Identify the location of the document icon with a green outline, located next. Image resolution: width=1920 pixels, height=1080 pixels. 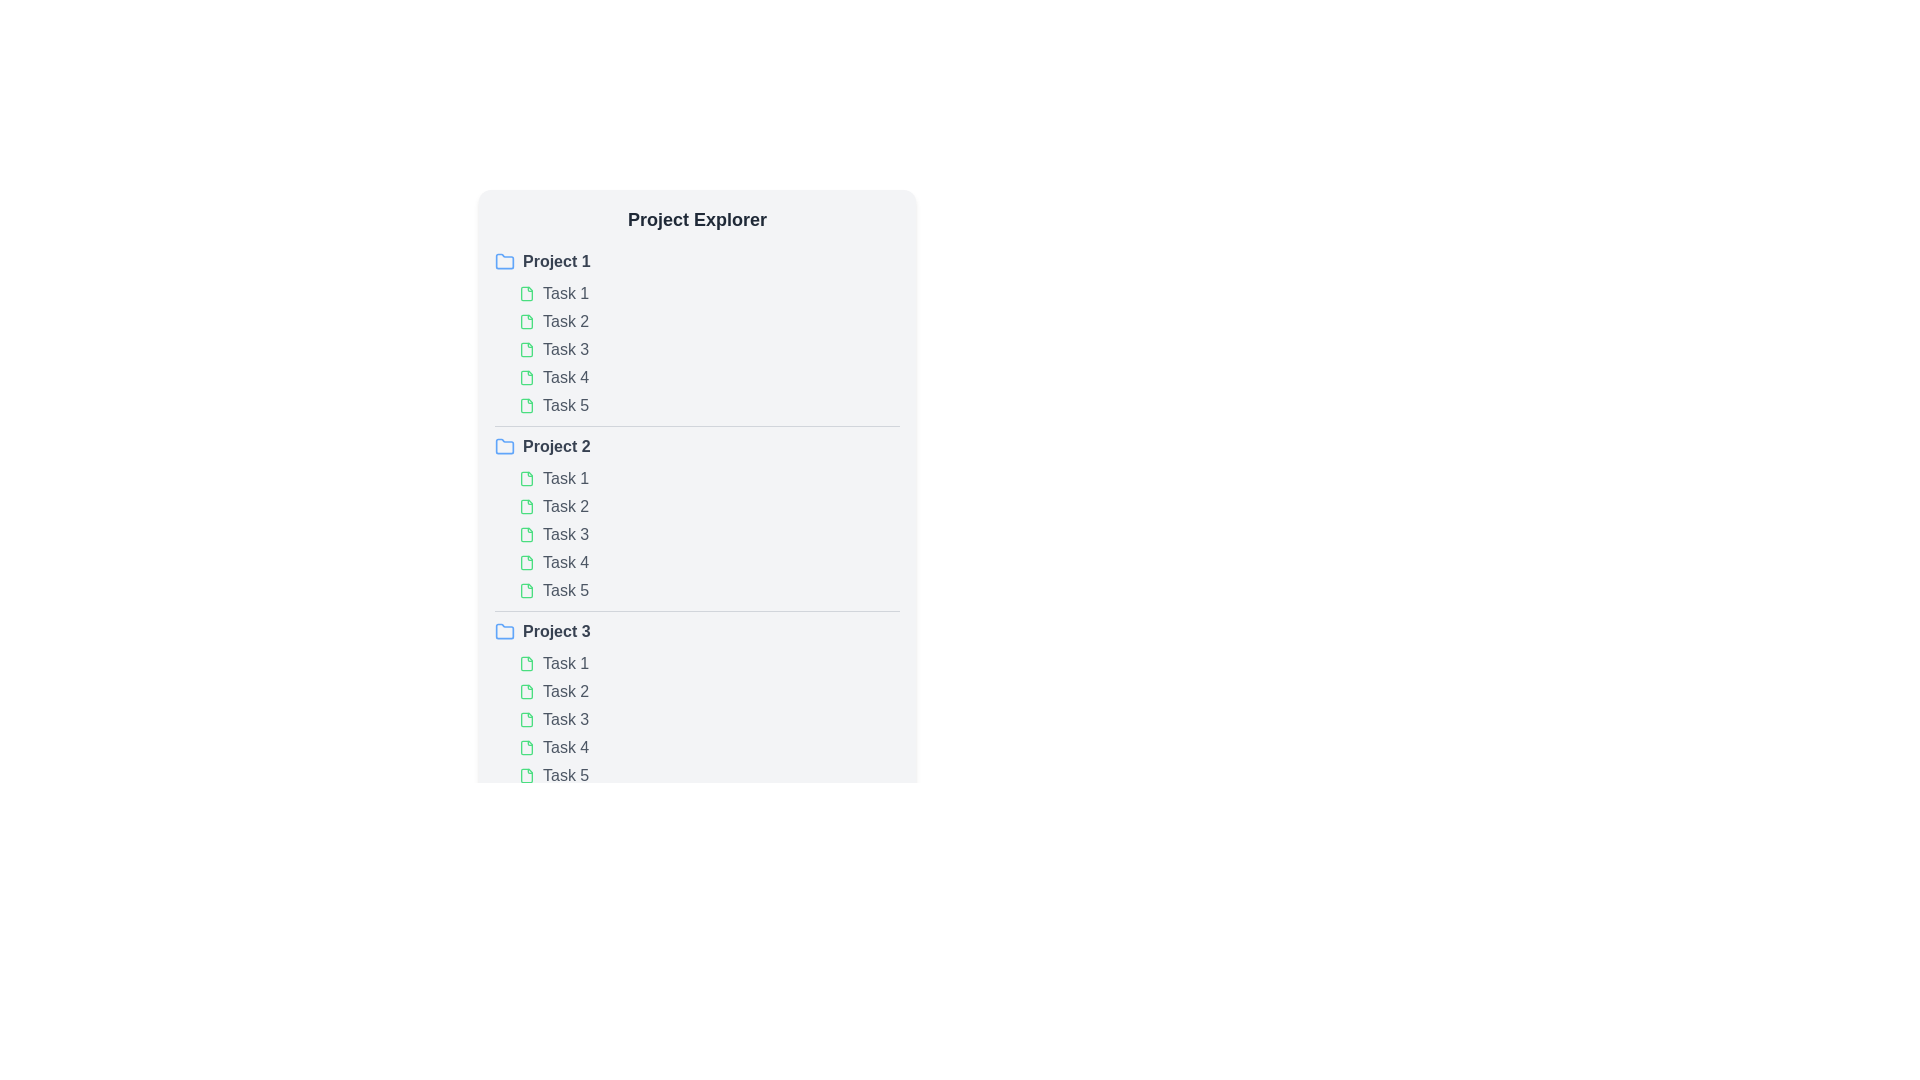
(527, 478).